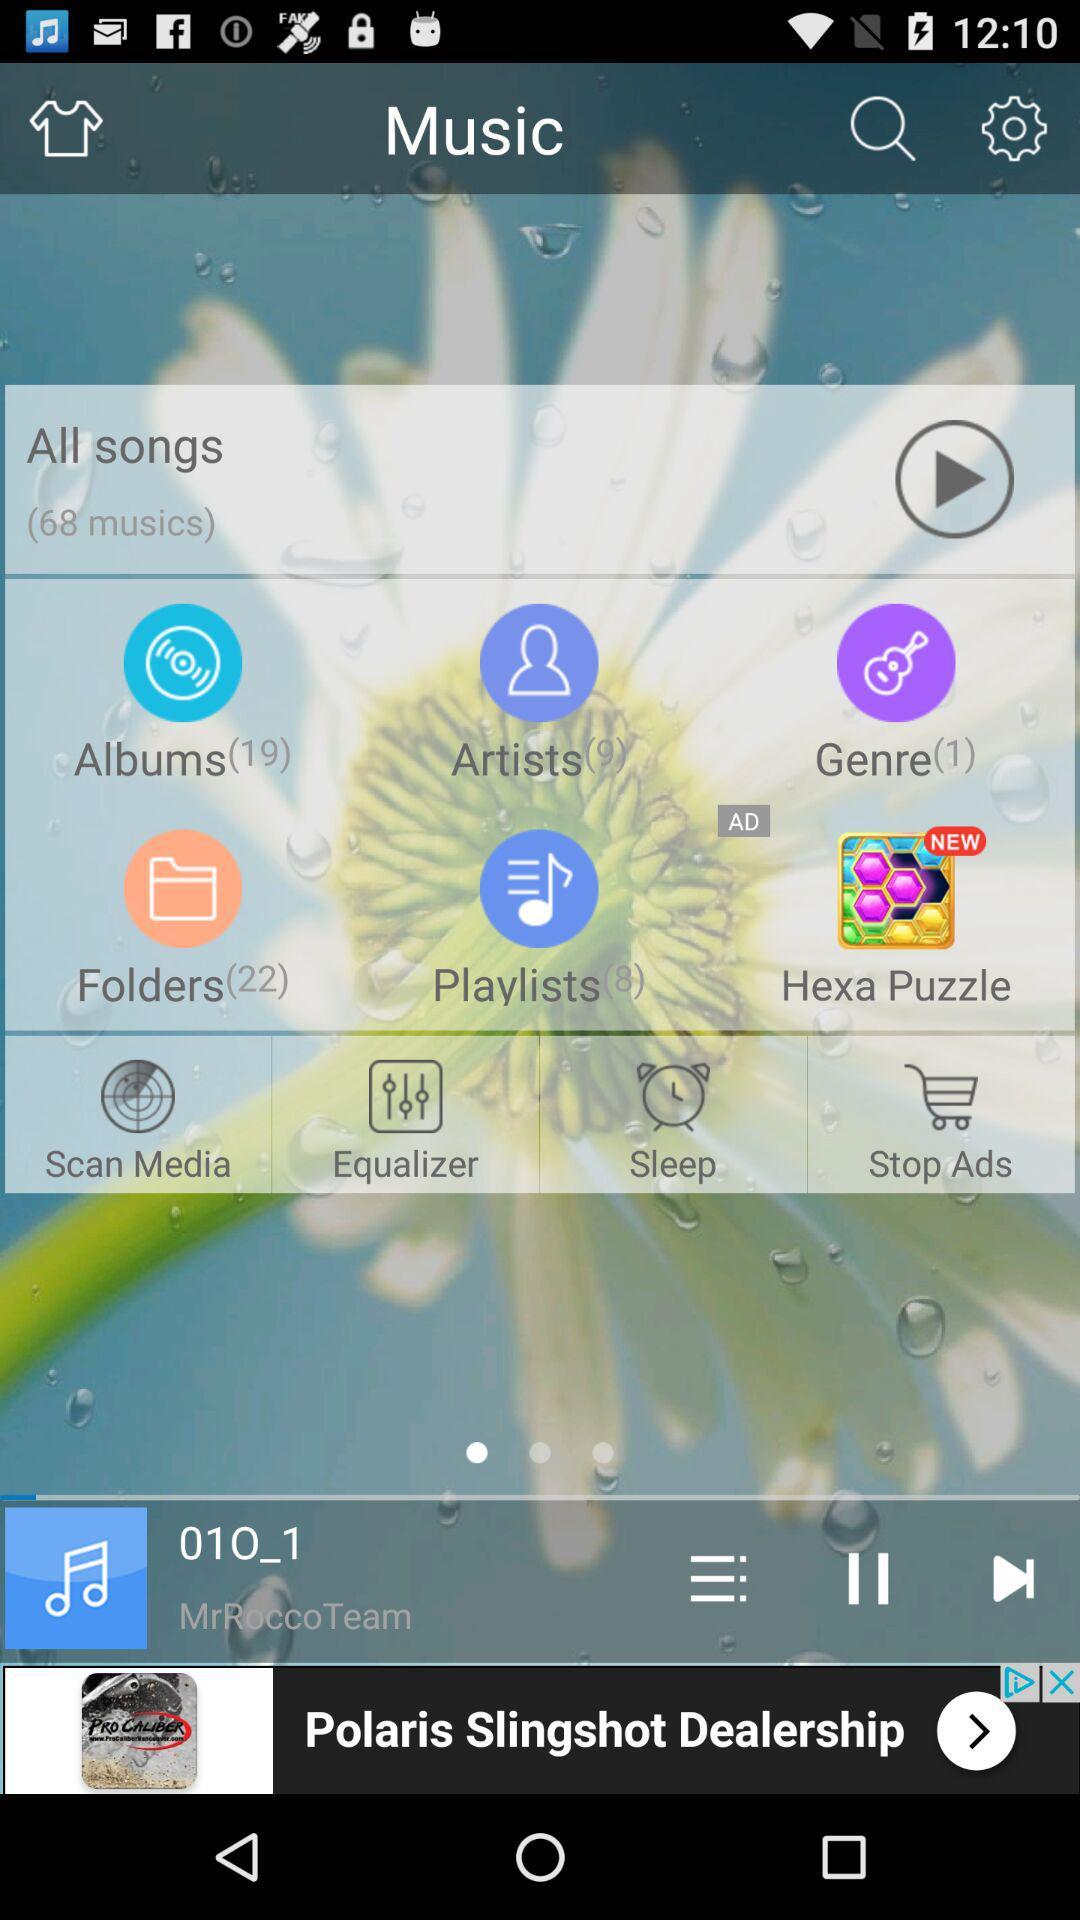 This screenshot has height=1920, width=1080. I want to click on the settings icon, so click(1014, 136).